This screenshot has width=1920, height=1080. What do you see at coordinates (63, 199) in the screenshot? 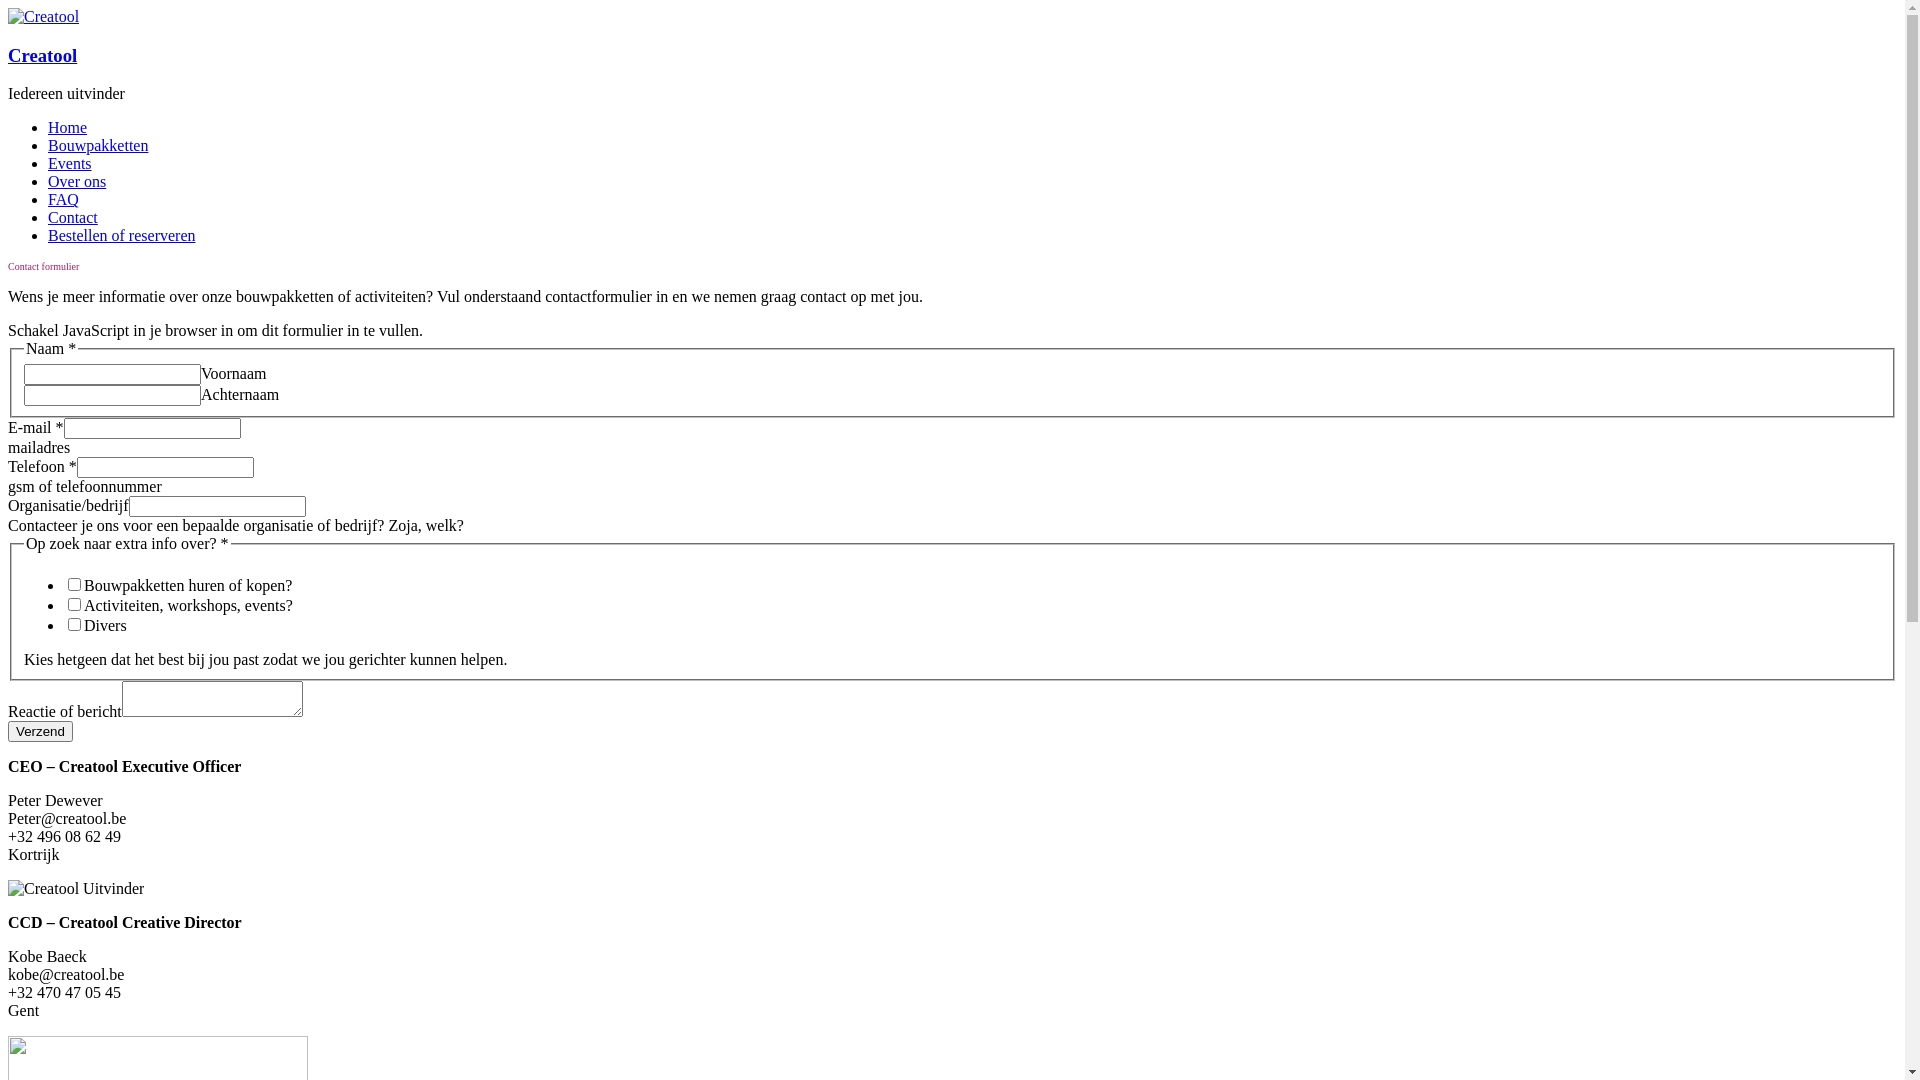
I see `'FAQ'` at bounding box center [63, 199].